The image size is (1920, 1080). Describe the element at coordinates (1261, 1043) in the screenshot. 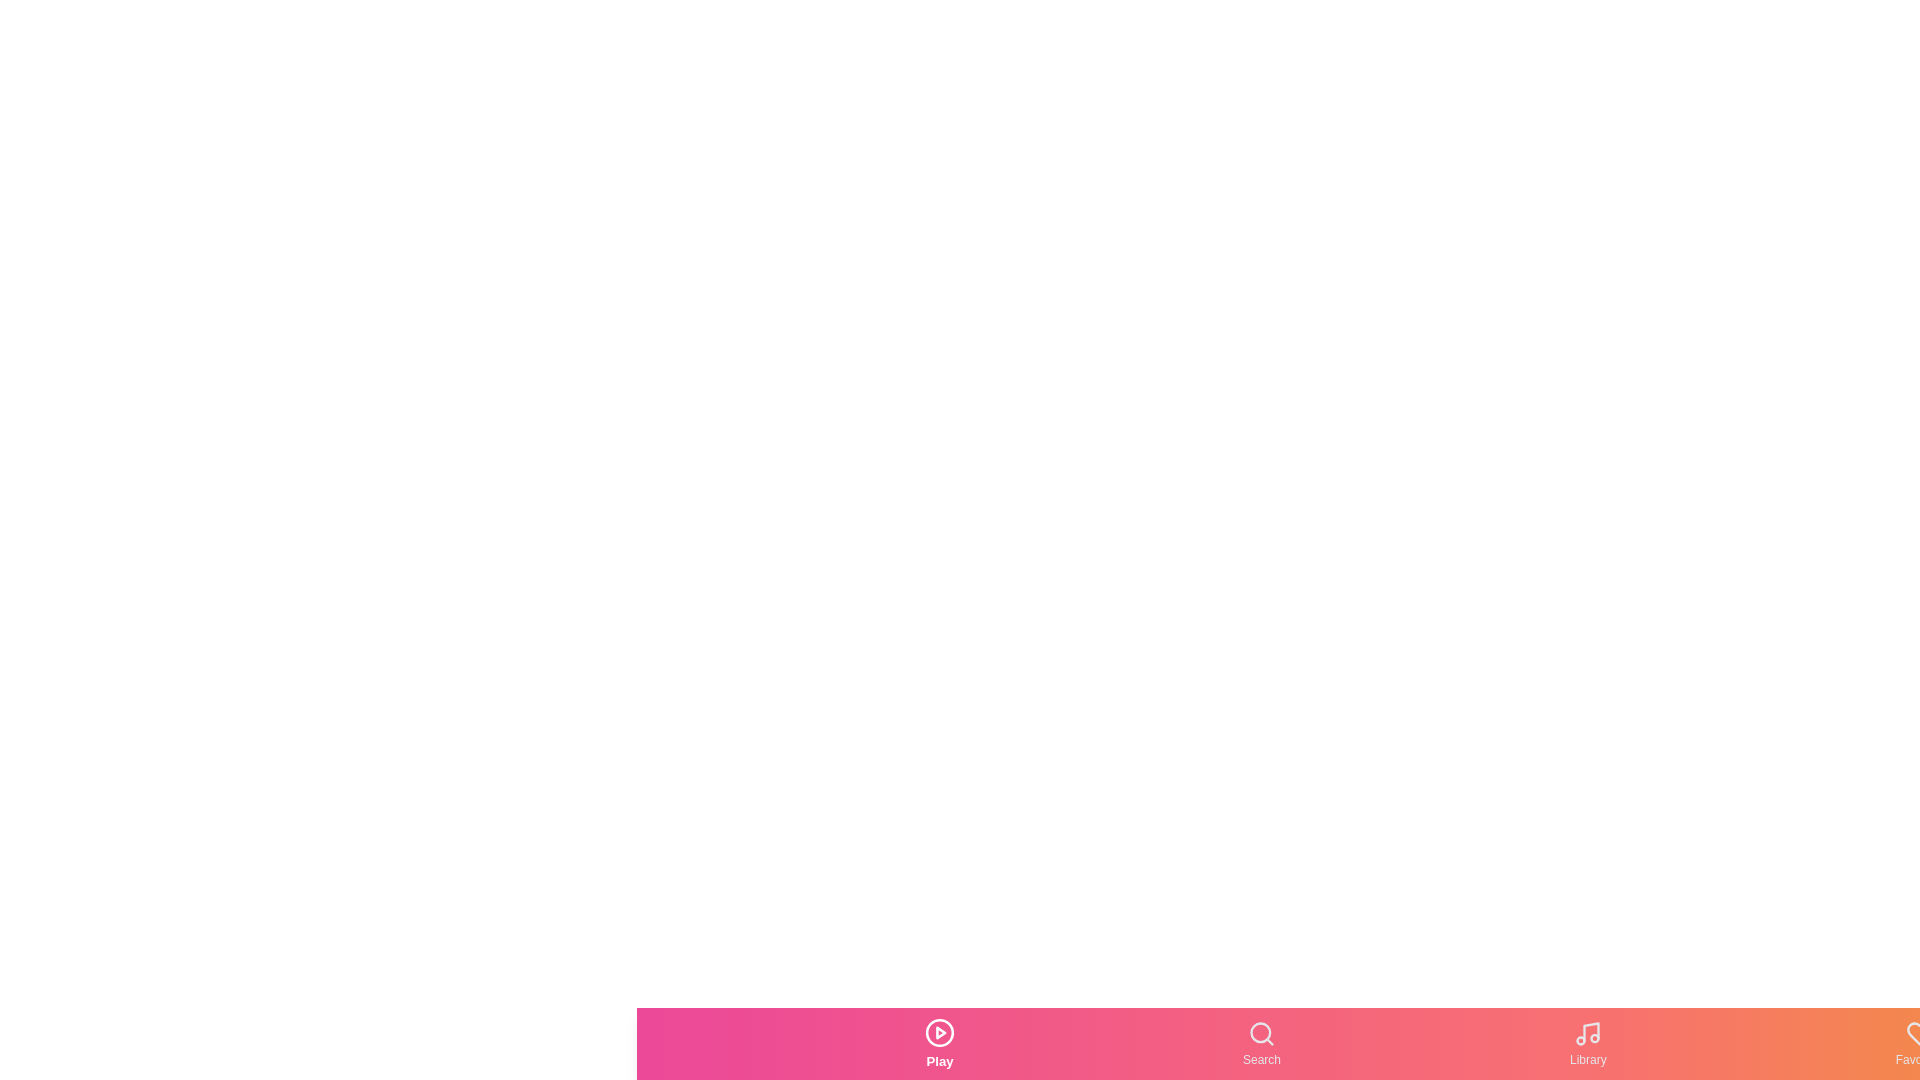

I see `the Search tab to navigate to the corresponding section` at that location.